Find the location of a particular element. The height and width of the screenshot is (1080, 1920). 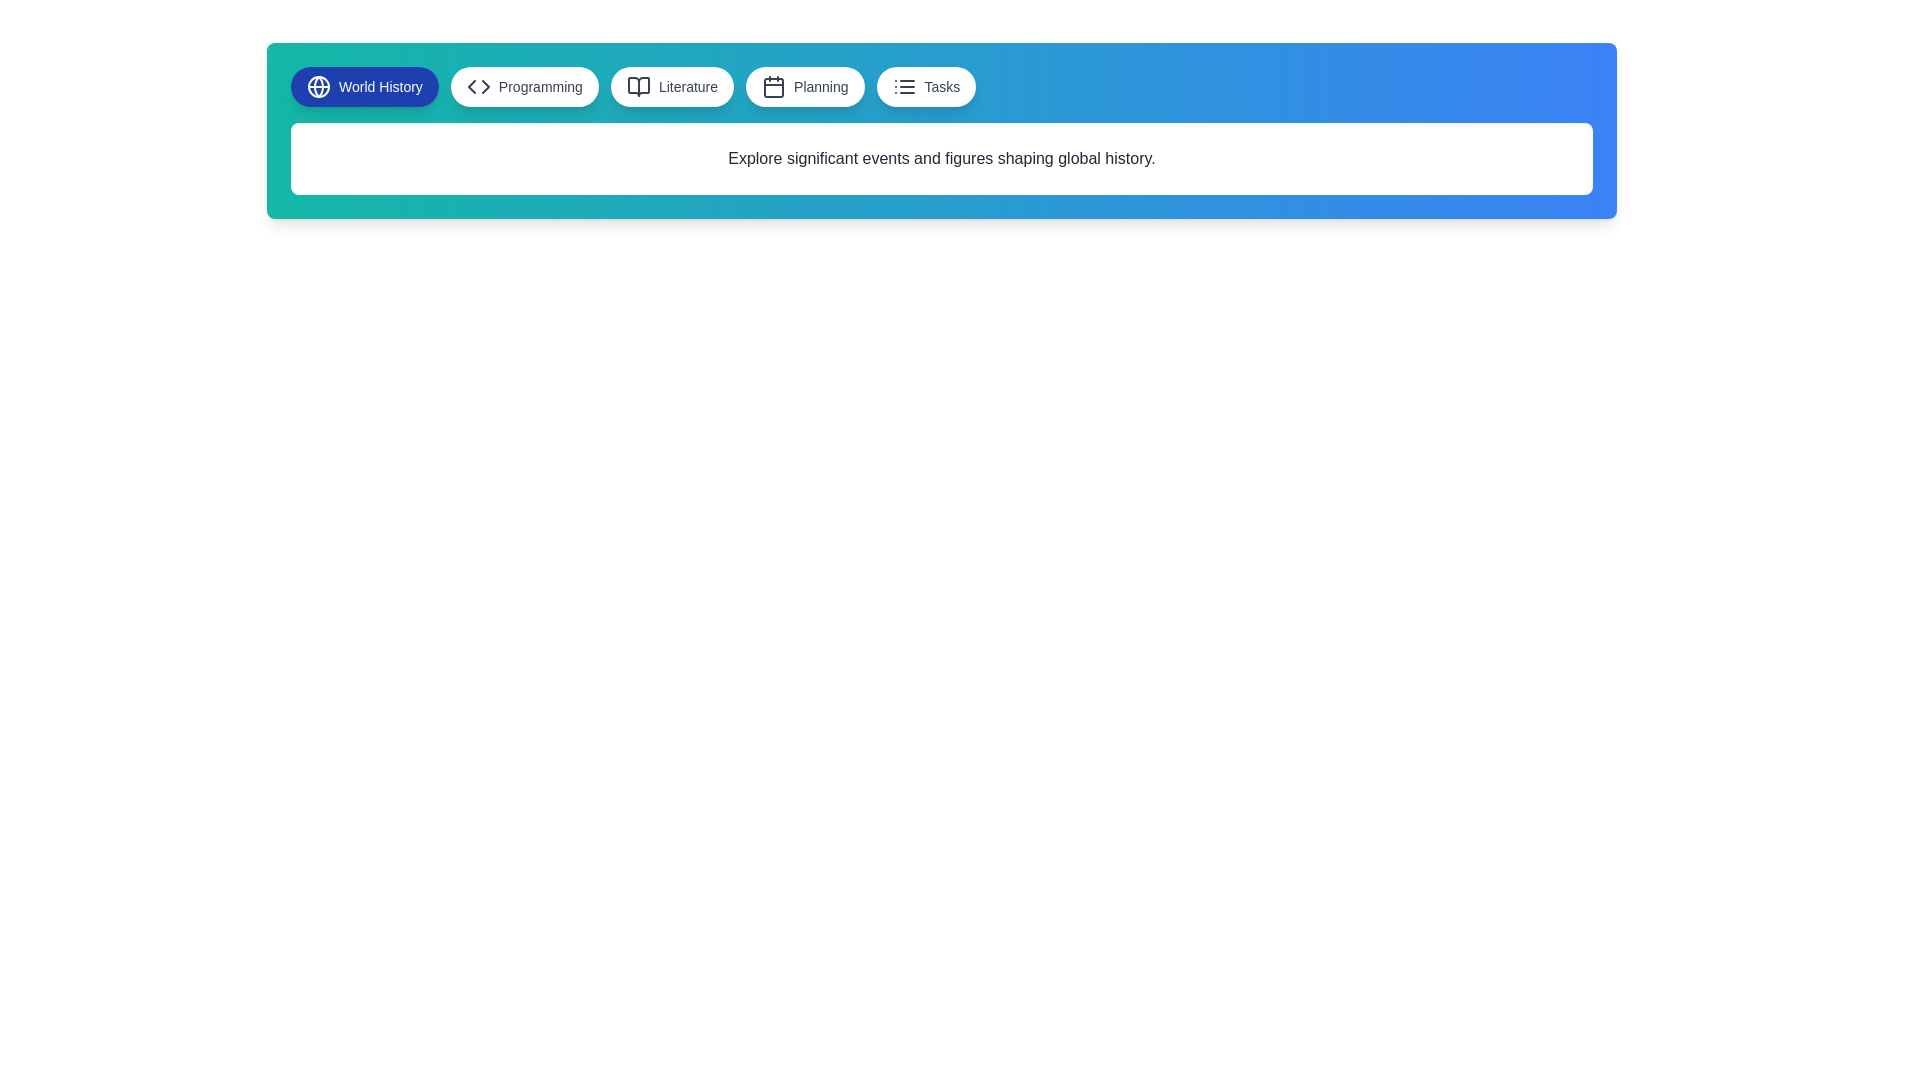

the tab labeled Literature to view its content is located at coordinates (672, 86).